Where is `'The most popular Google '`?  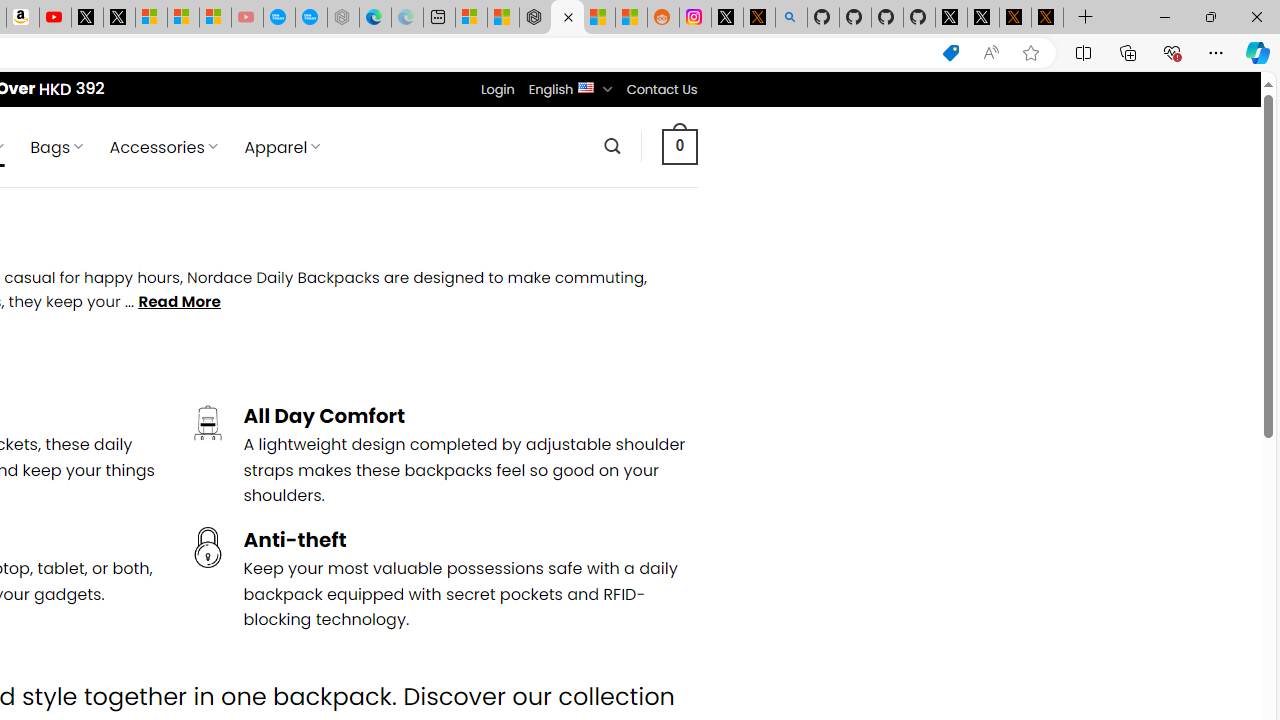 'The most popular Google ' is located at coordinates (310, 17).